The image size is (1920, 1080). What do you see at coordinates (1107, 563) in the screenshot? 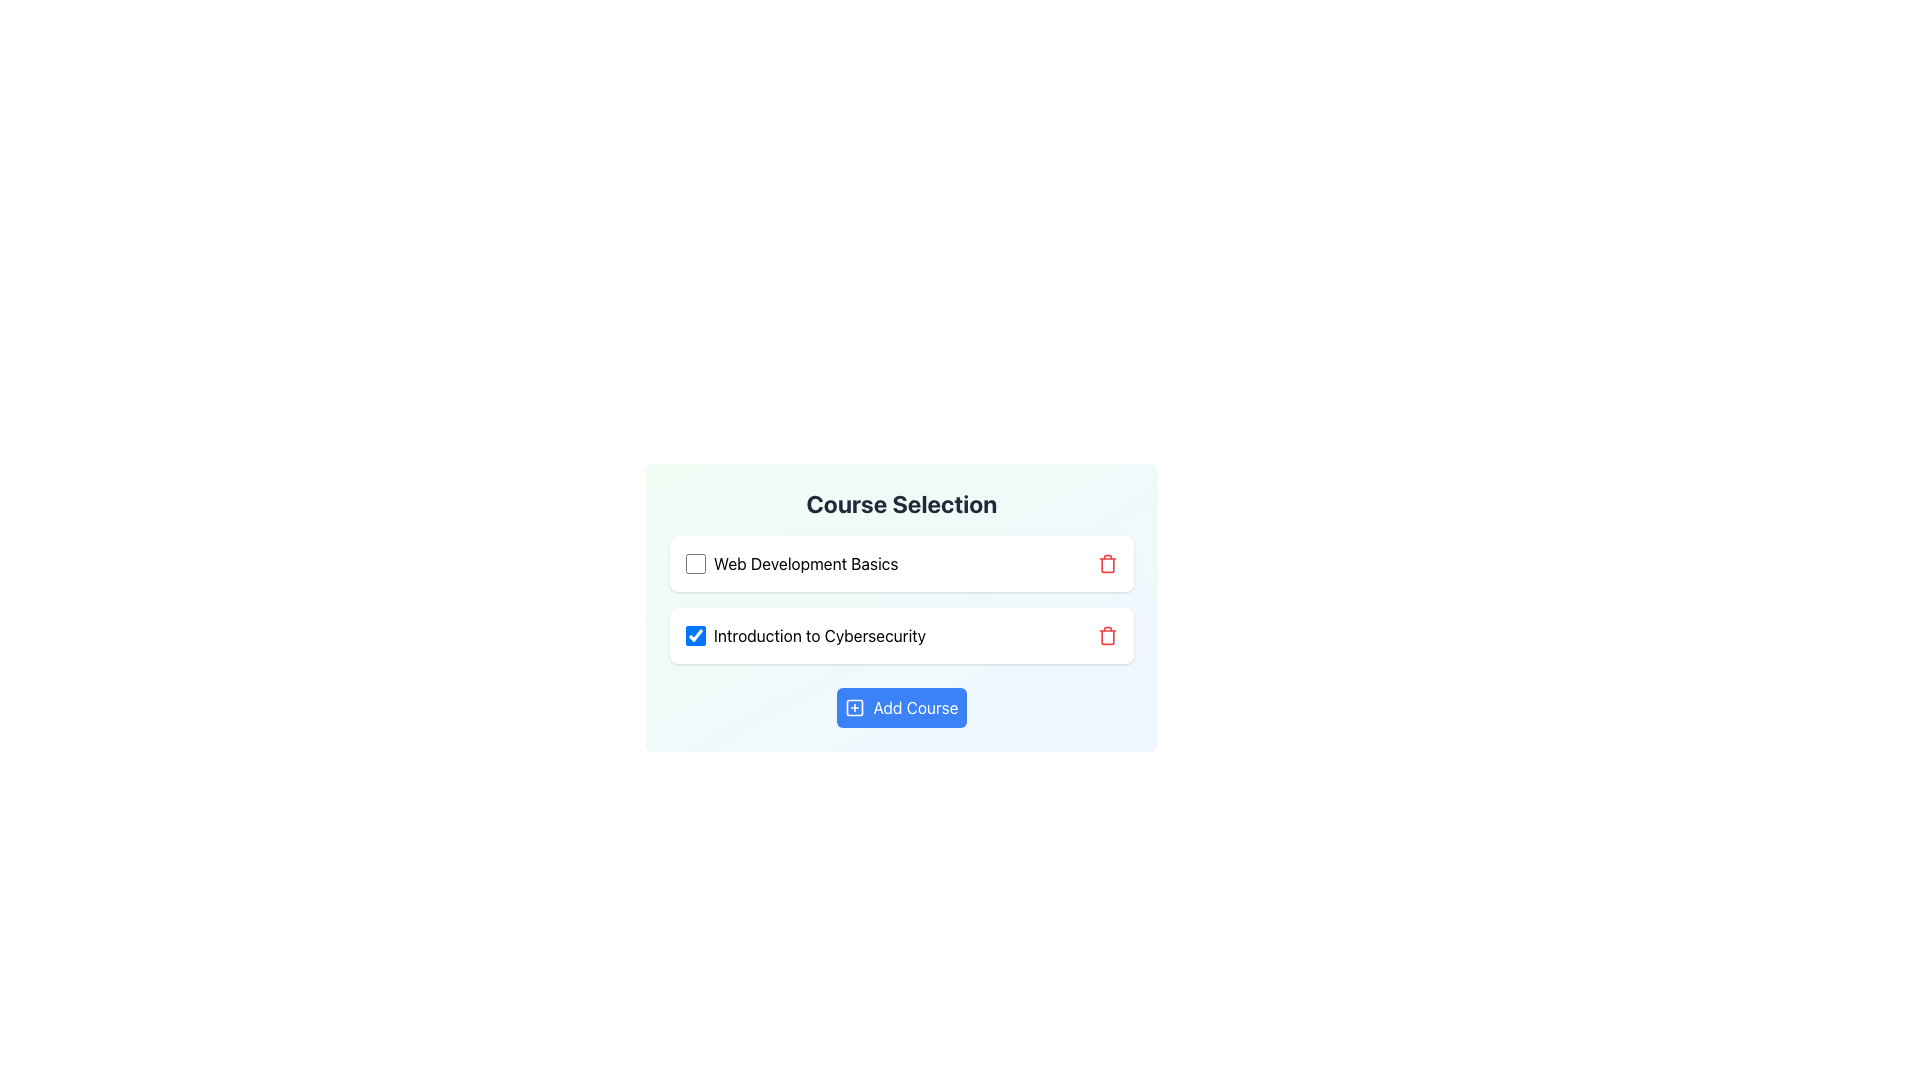
I see `the delete icon/button located in the rightmost section of the 'Web Development Basics' row` at bounding box center [1107, 563].